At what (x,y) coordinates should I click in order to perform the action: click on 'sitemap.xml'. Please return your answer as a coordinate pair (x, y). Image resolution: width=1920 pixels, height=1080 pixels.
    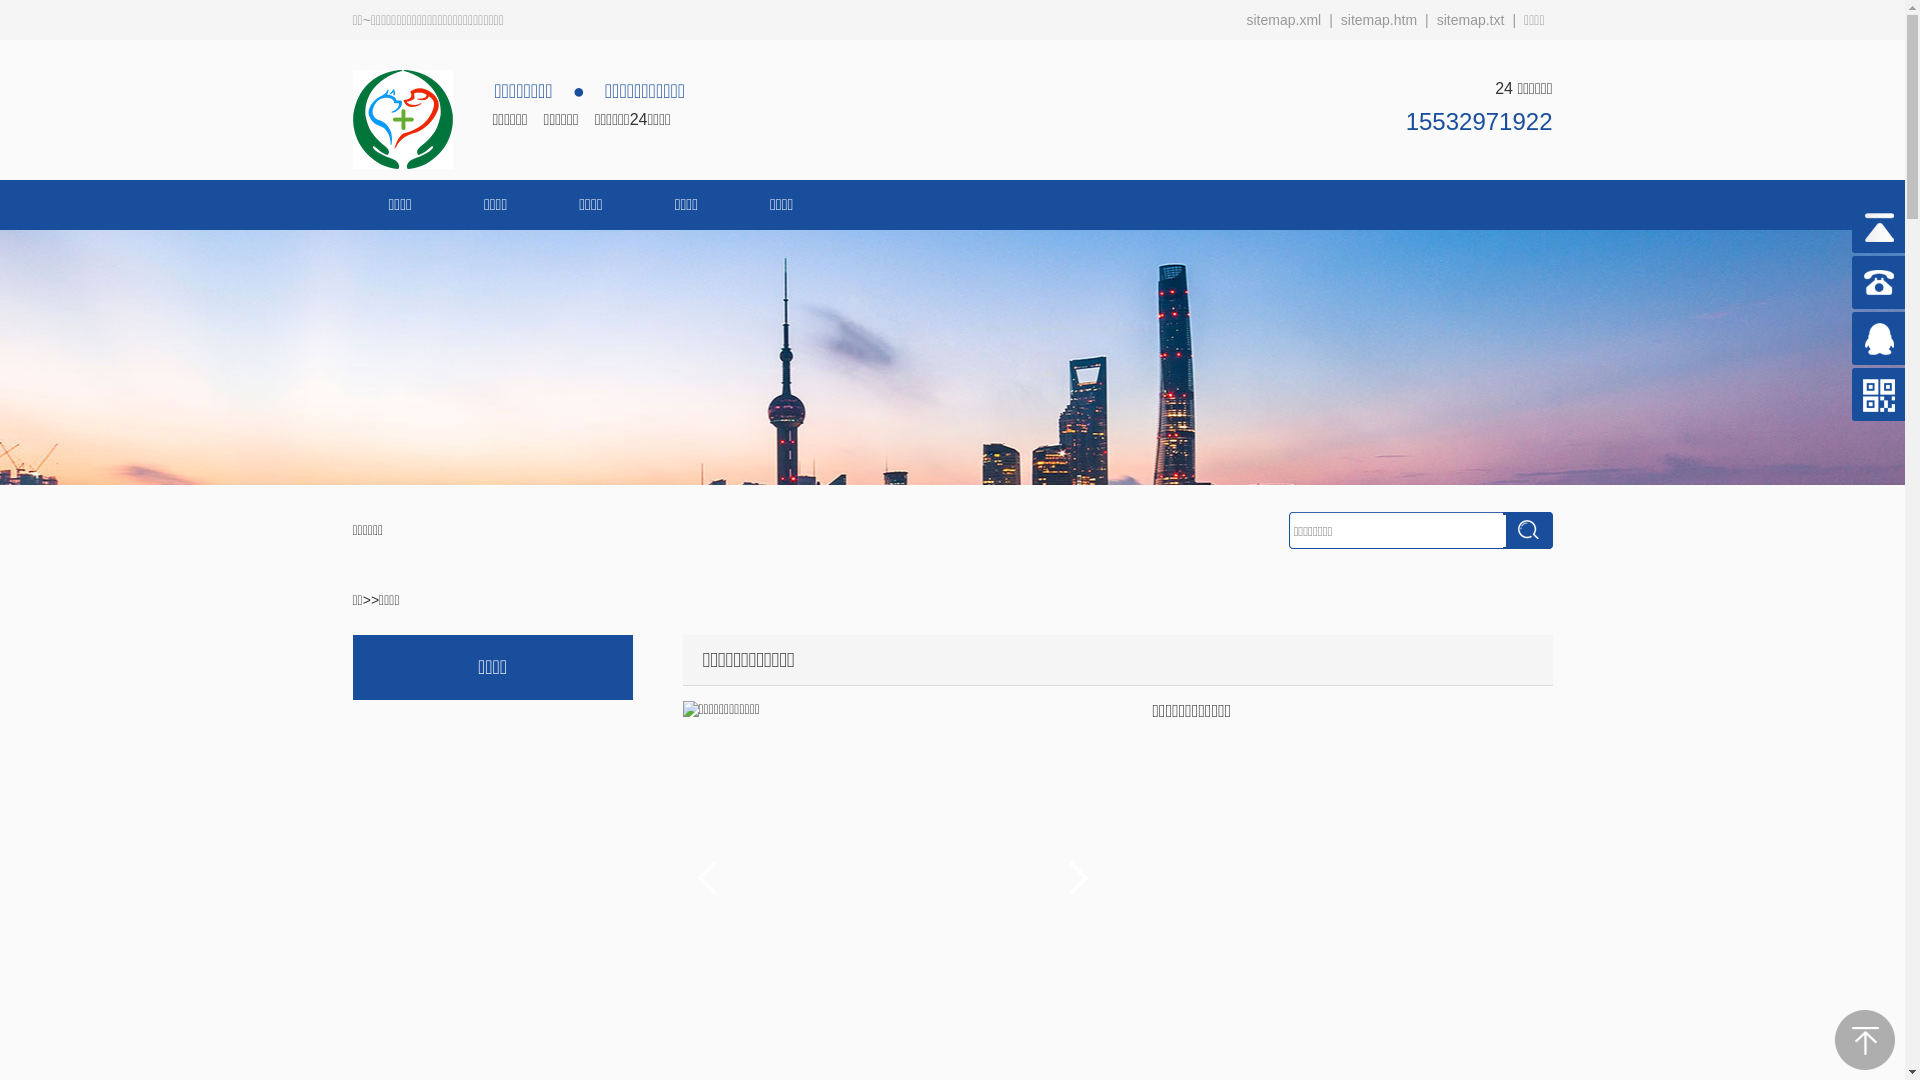
    Looking at the image, I should click on (1283, 19).